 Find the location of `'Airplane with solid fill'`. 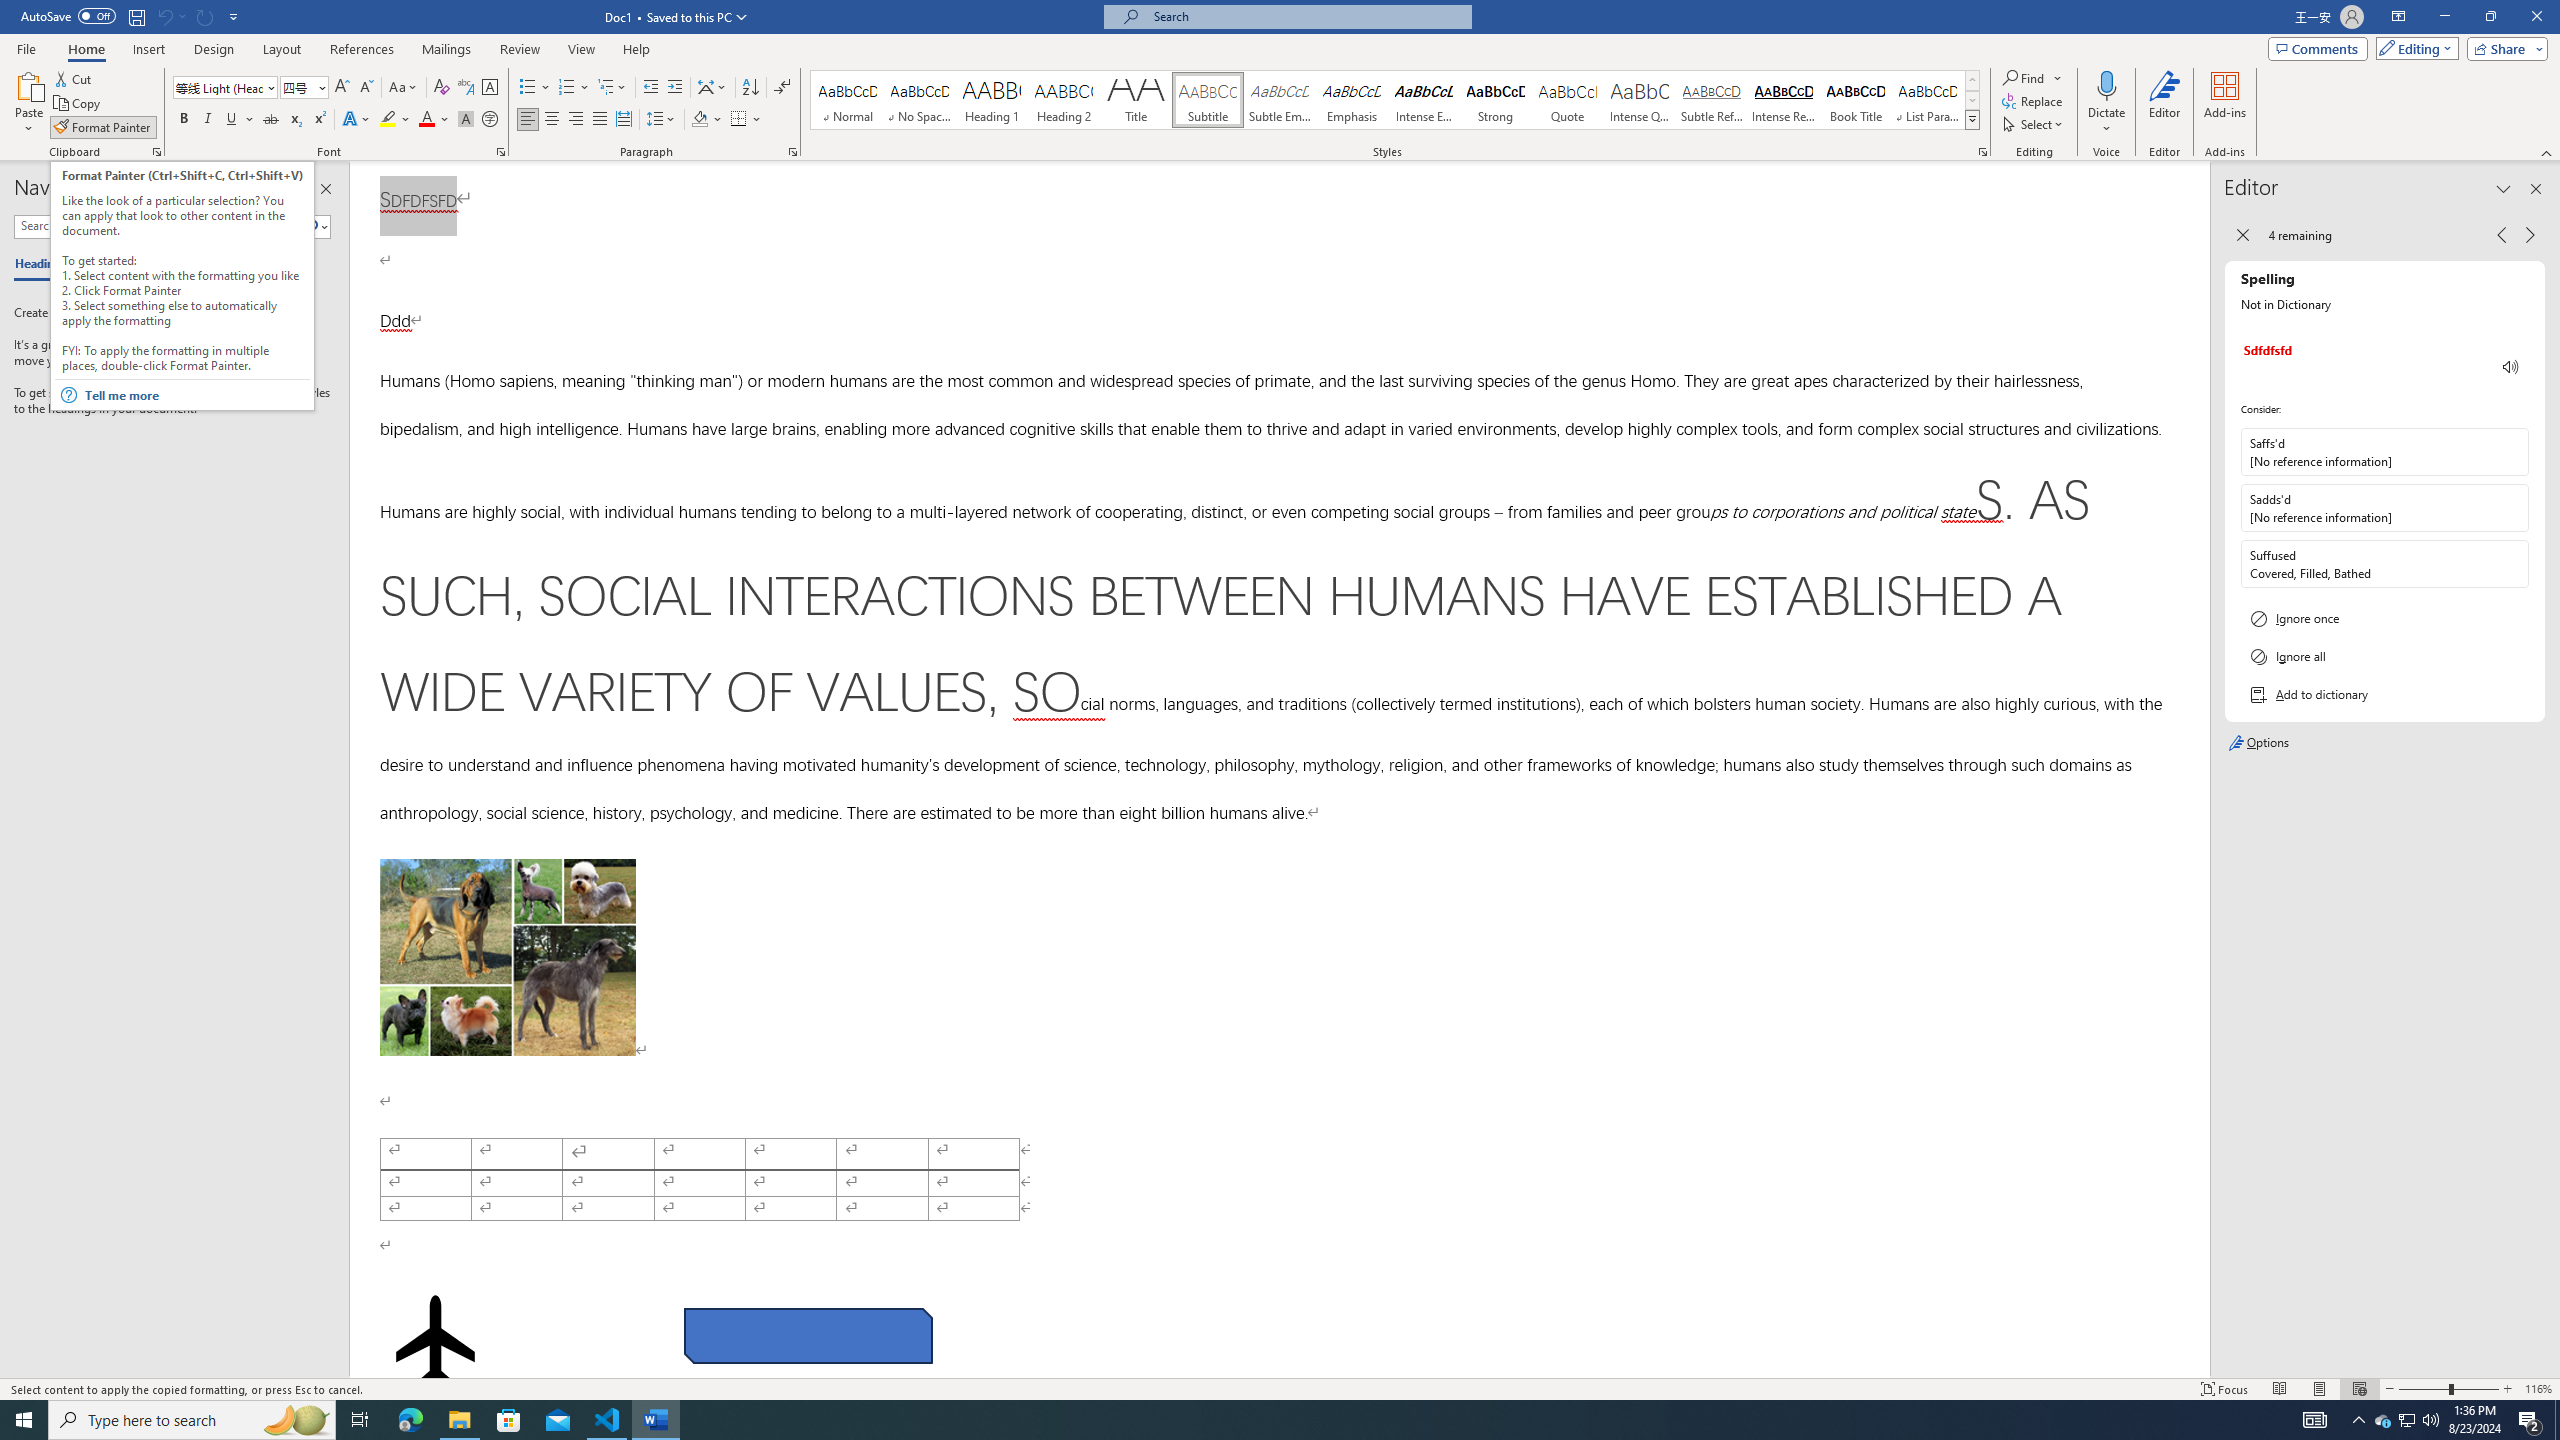

'Airplane with solid fill' is located at coordinates (435, 1340).